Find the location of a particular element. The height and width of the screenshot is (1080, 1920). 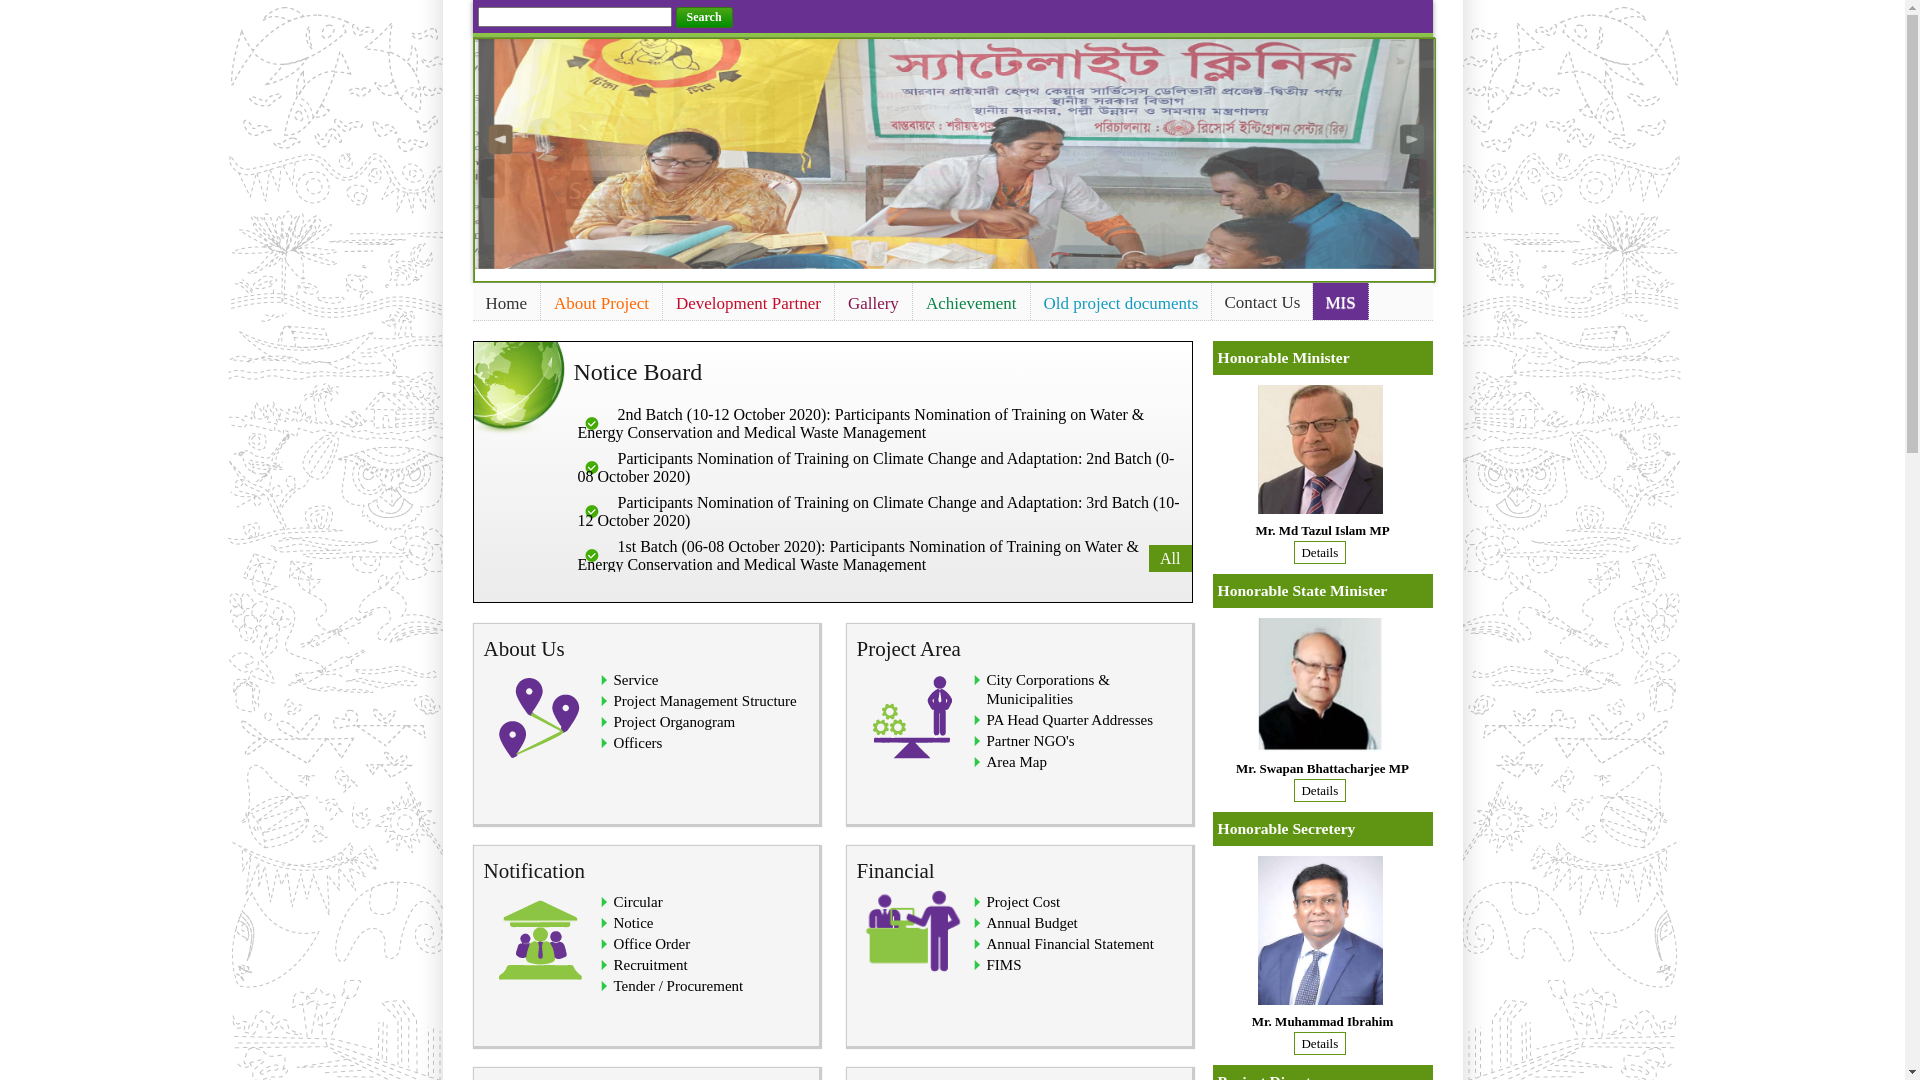

'Tender / Procurement' is located at coordinates (678, 985).